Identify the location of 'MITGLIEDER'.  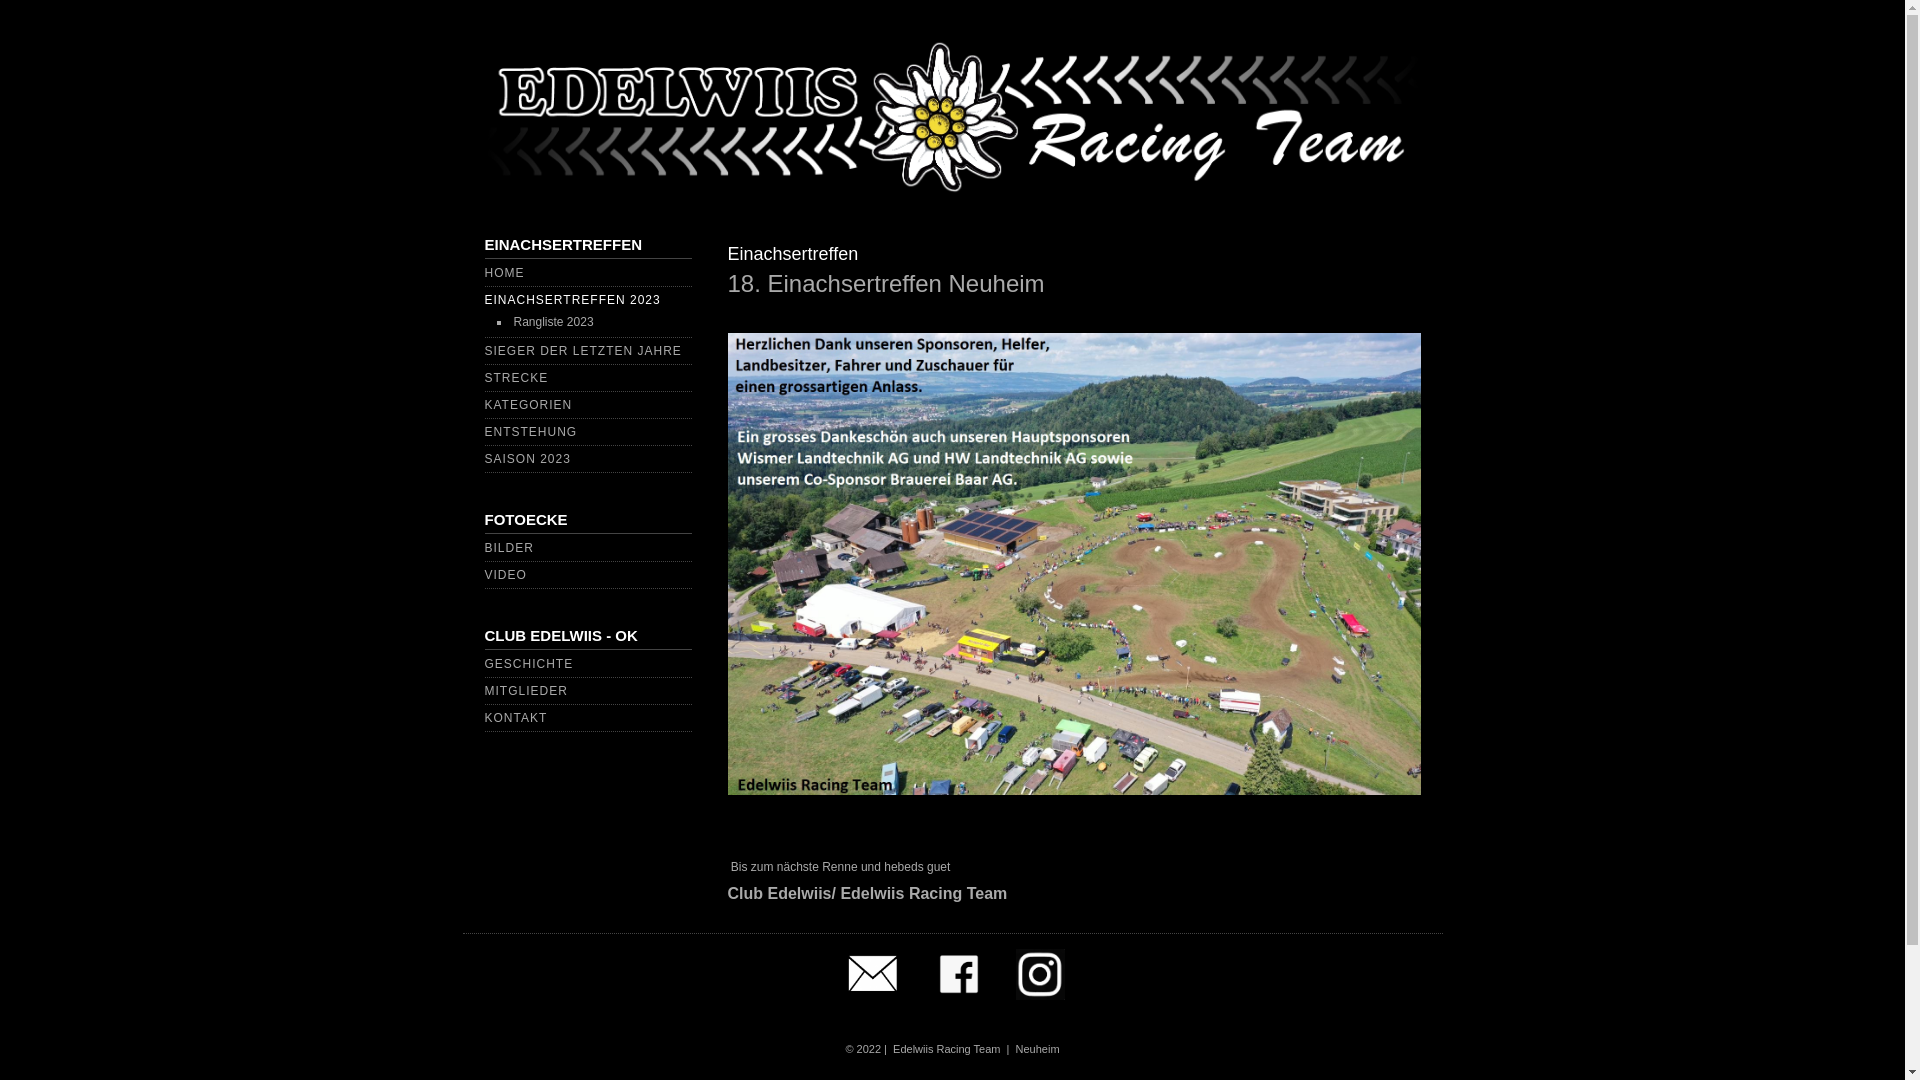
(525, 689).